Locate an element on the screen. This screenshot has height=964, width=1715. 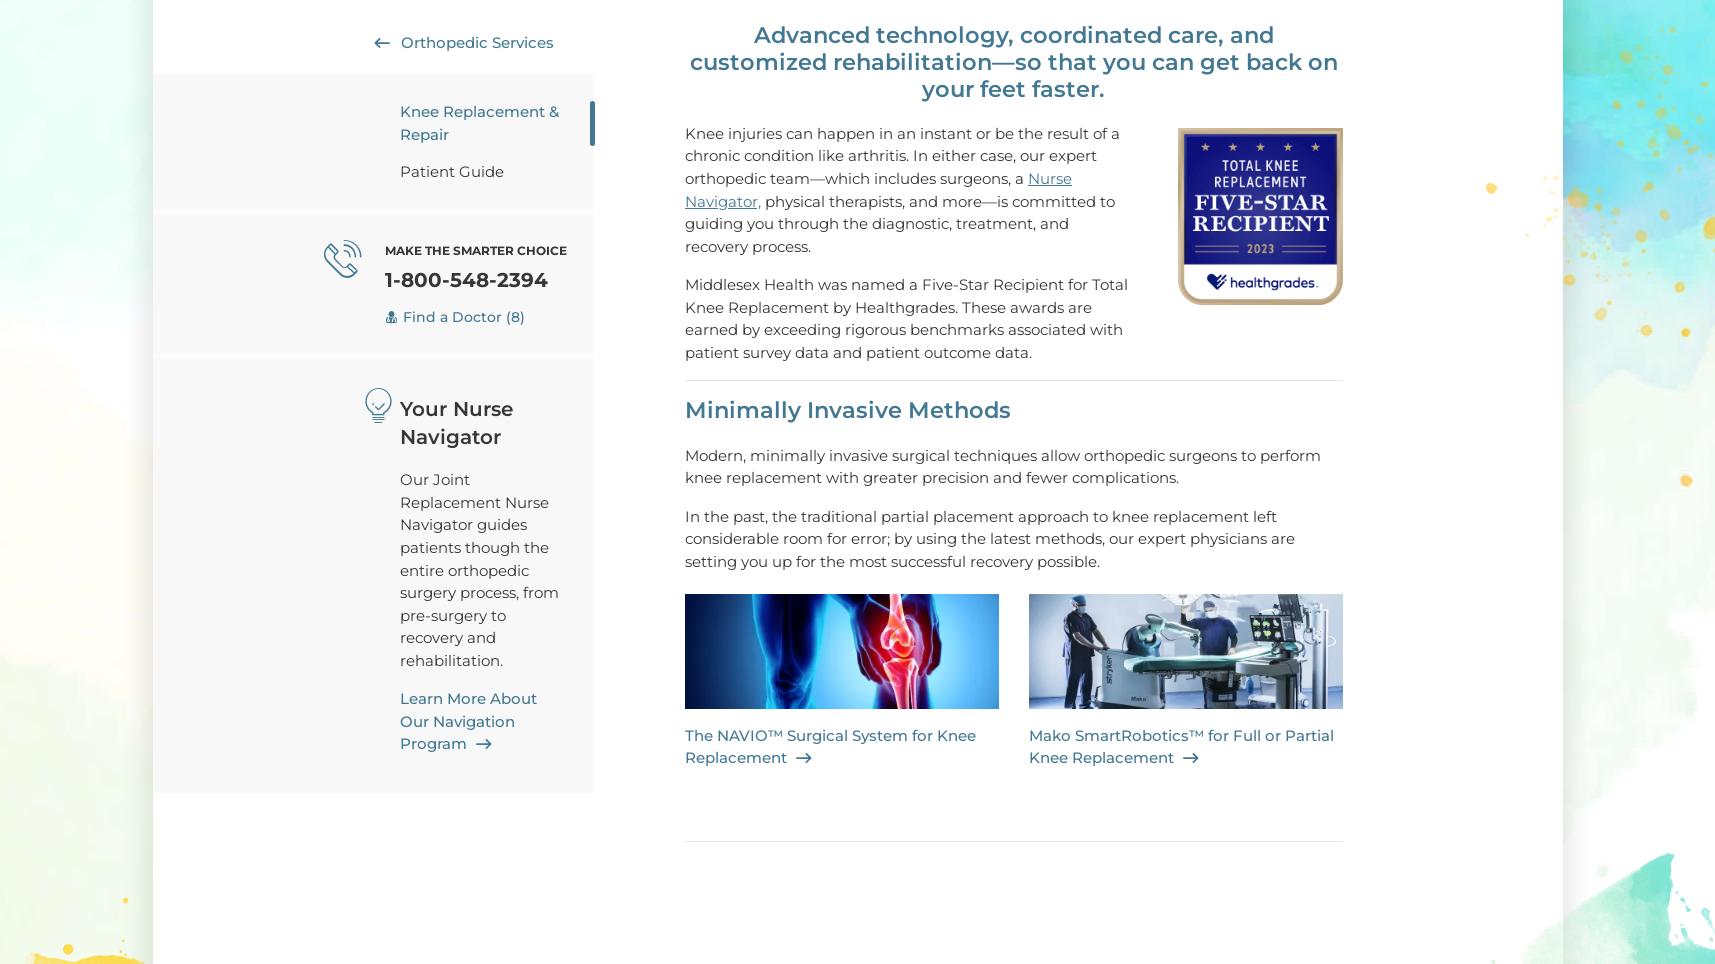
'Your Nurse Navigator' is located at coordinates (455, 422).